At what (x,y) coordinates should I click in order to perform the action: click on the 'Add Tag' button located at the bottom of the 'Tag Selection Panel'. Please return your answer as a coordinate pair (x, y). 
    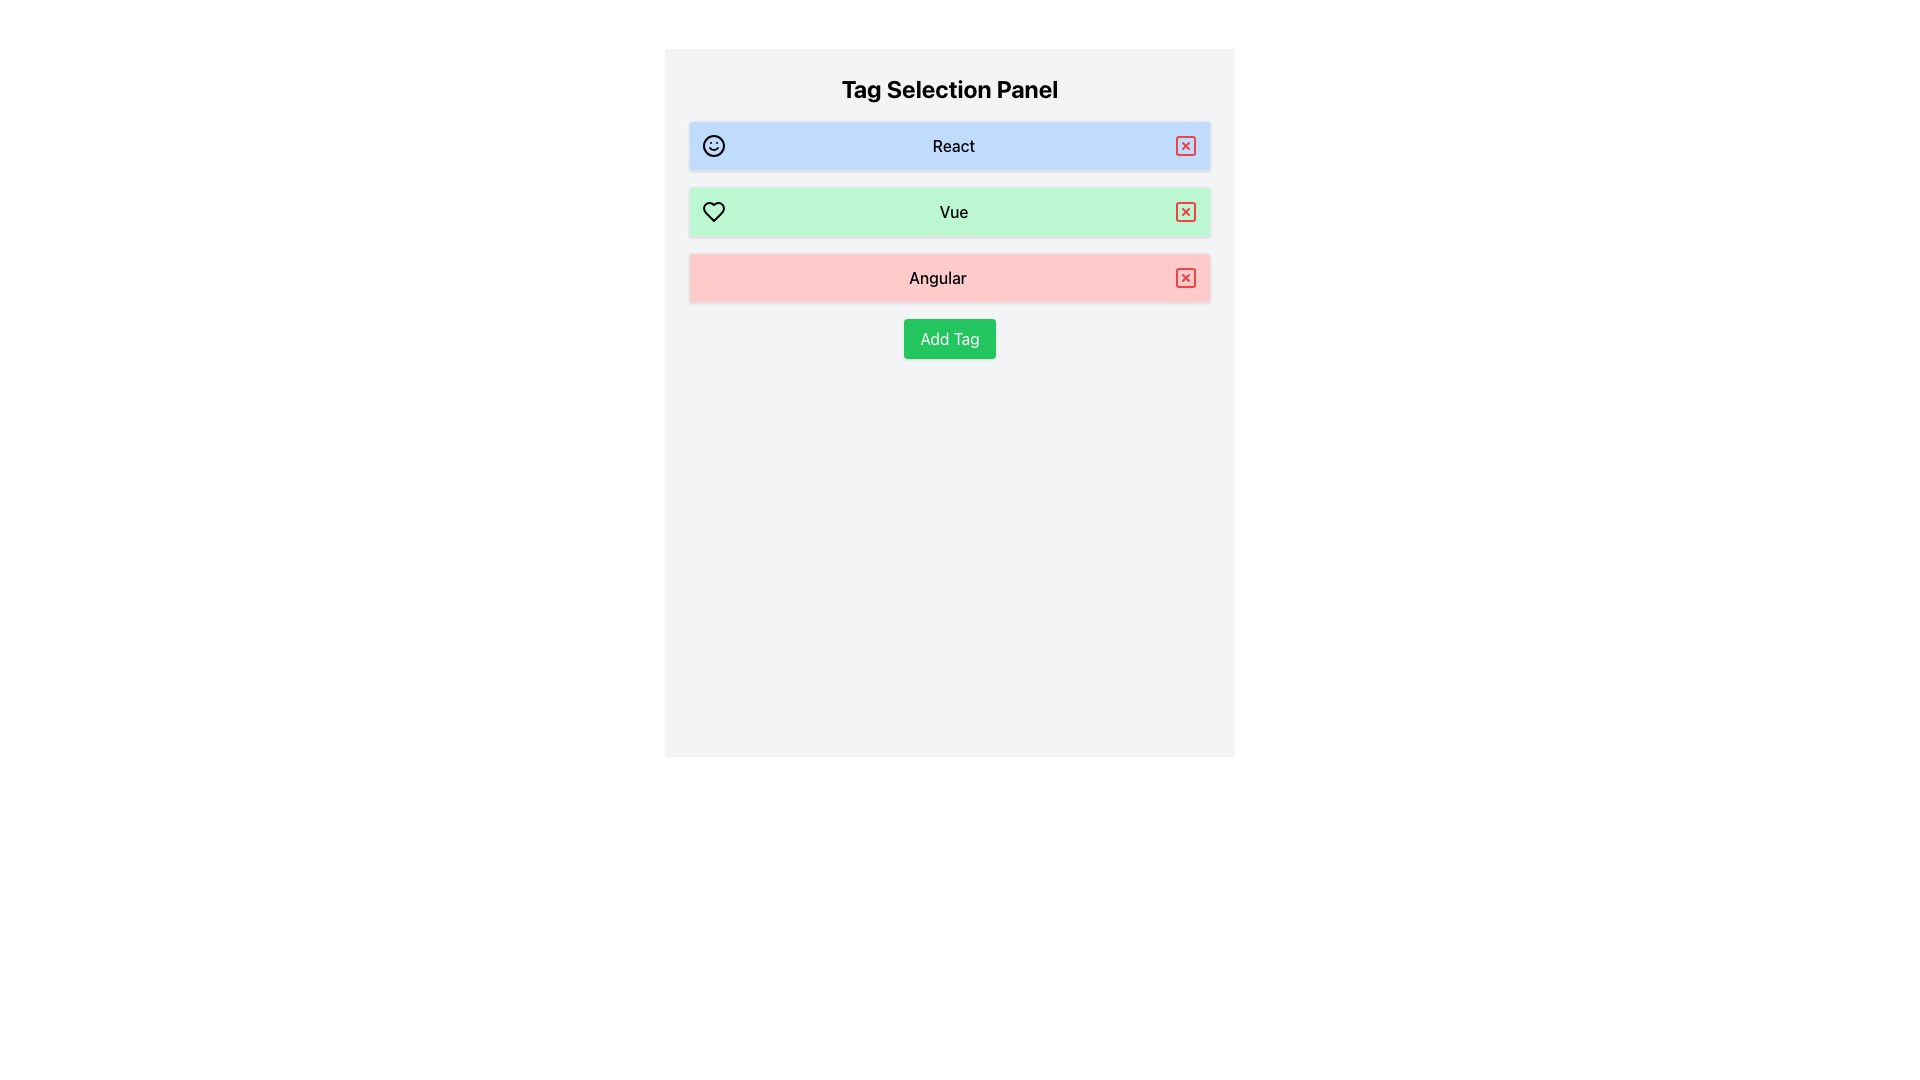
    Looking at the image, I should click on (949, 338).